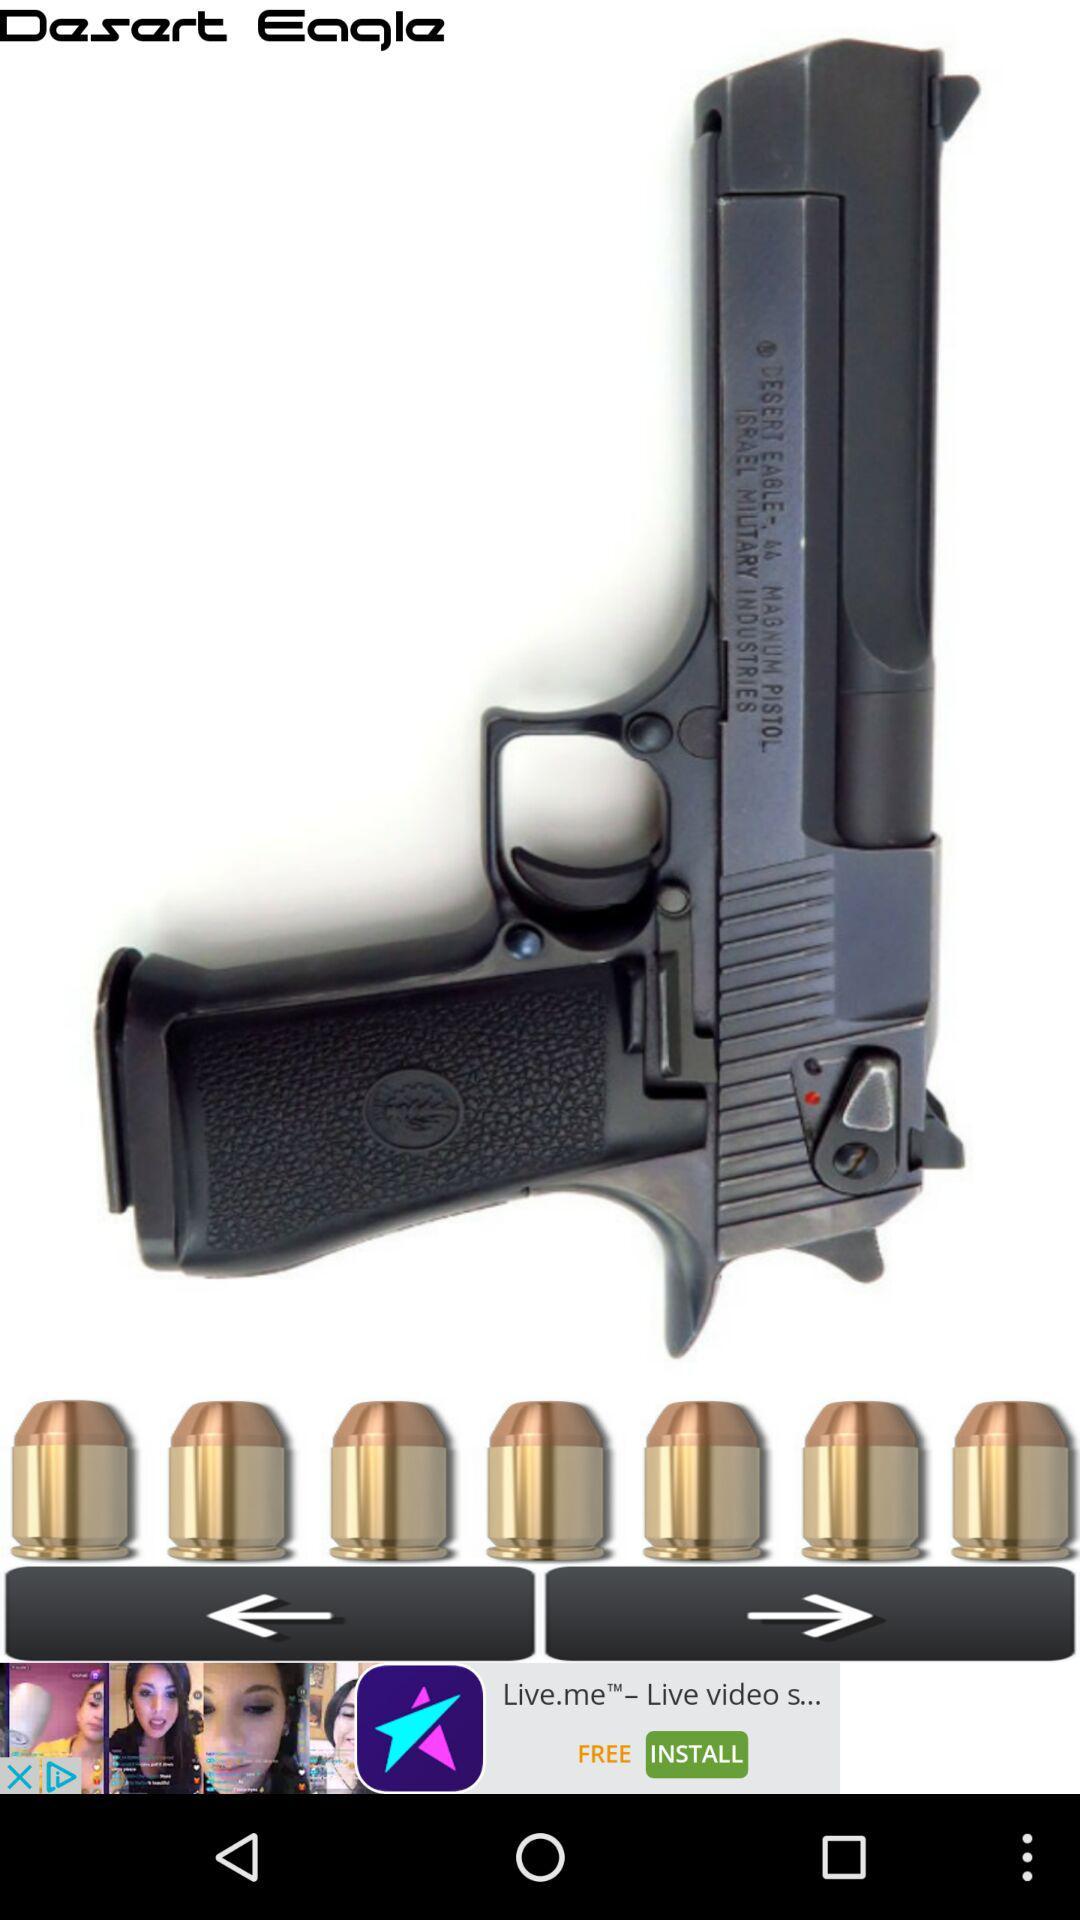 The image size is (1080, 1920). Describe the element at coordinates (810, 1613) in the screenshot. I see `go forward` at that location.